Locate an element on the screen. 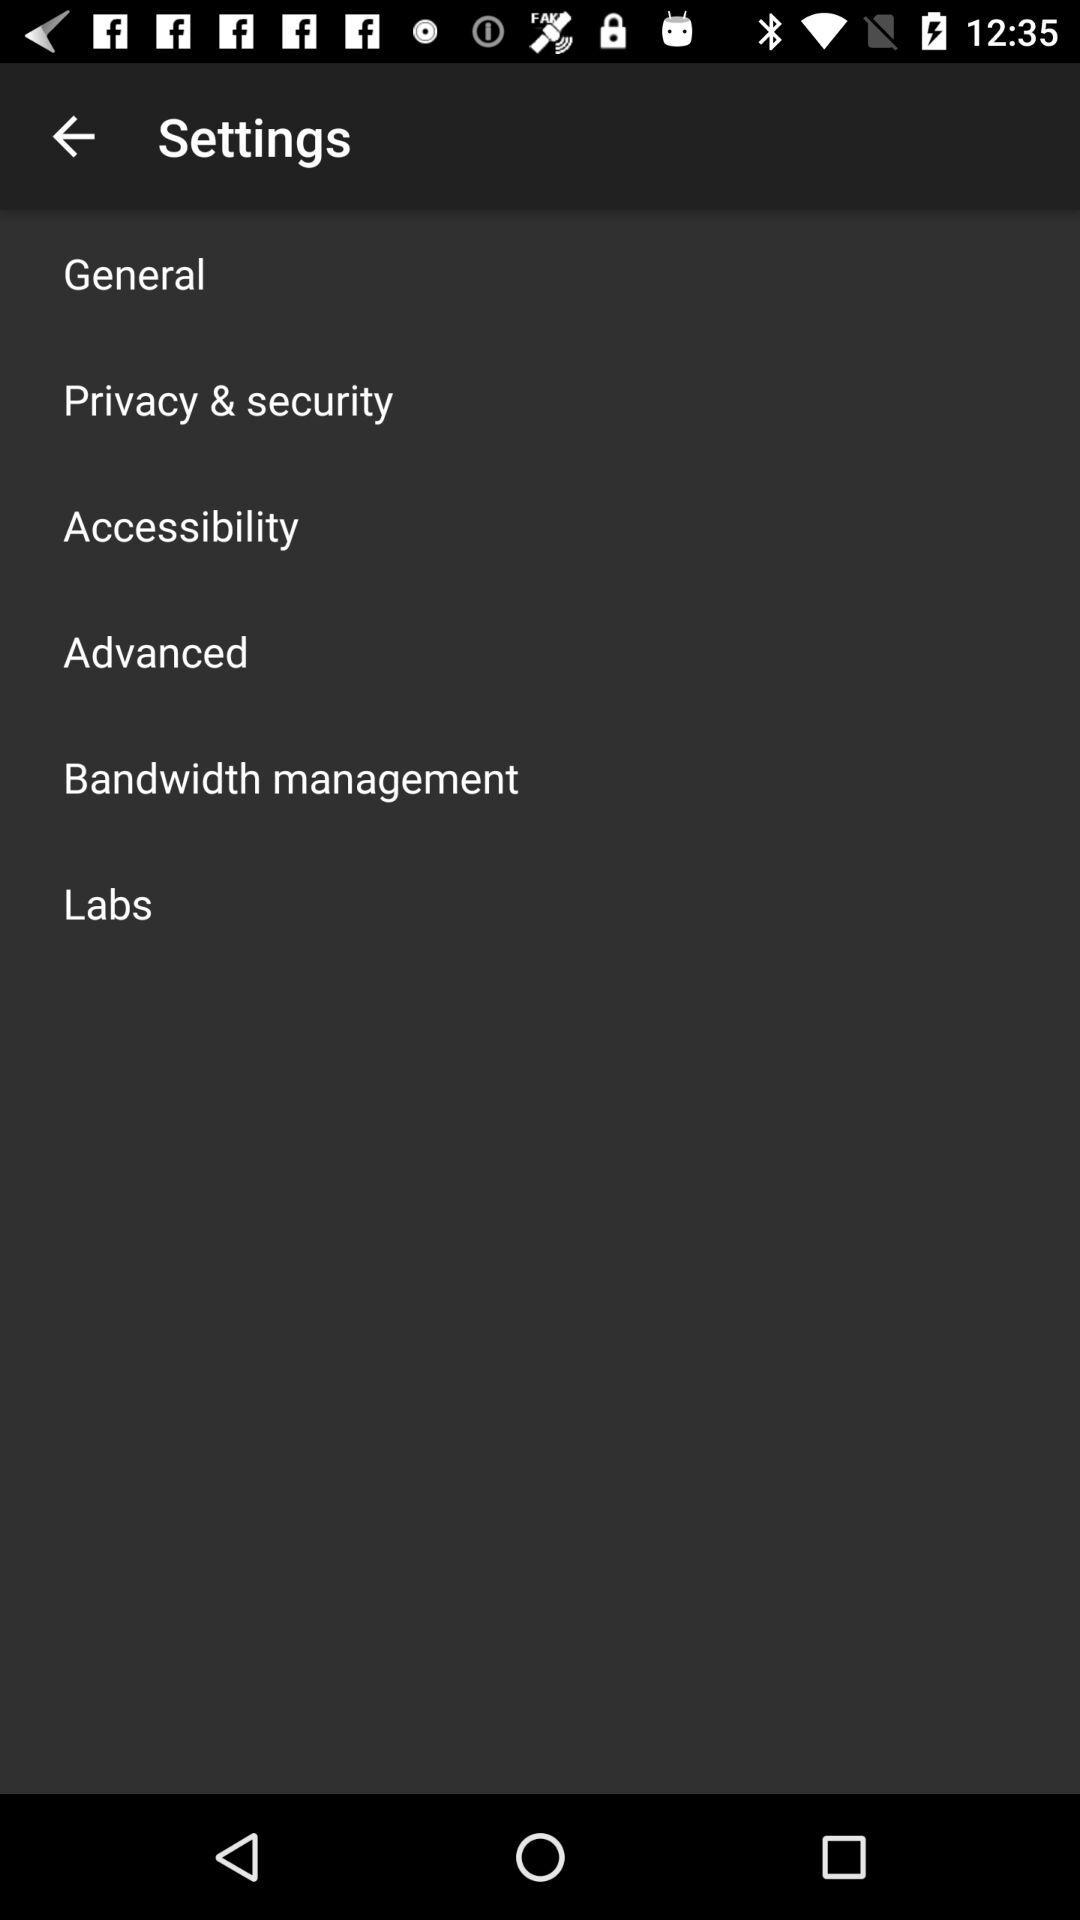 The width and height of the screenshot is (1080, 1920). app below advanced is located at coordinates (290, 776).